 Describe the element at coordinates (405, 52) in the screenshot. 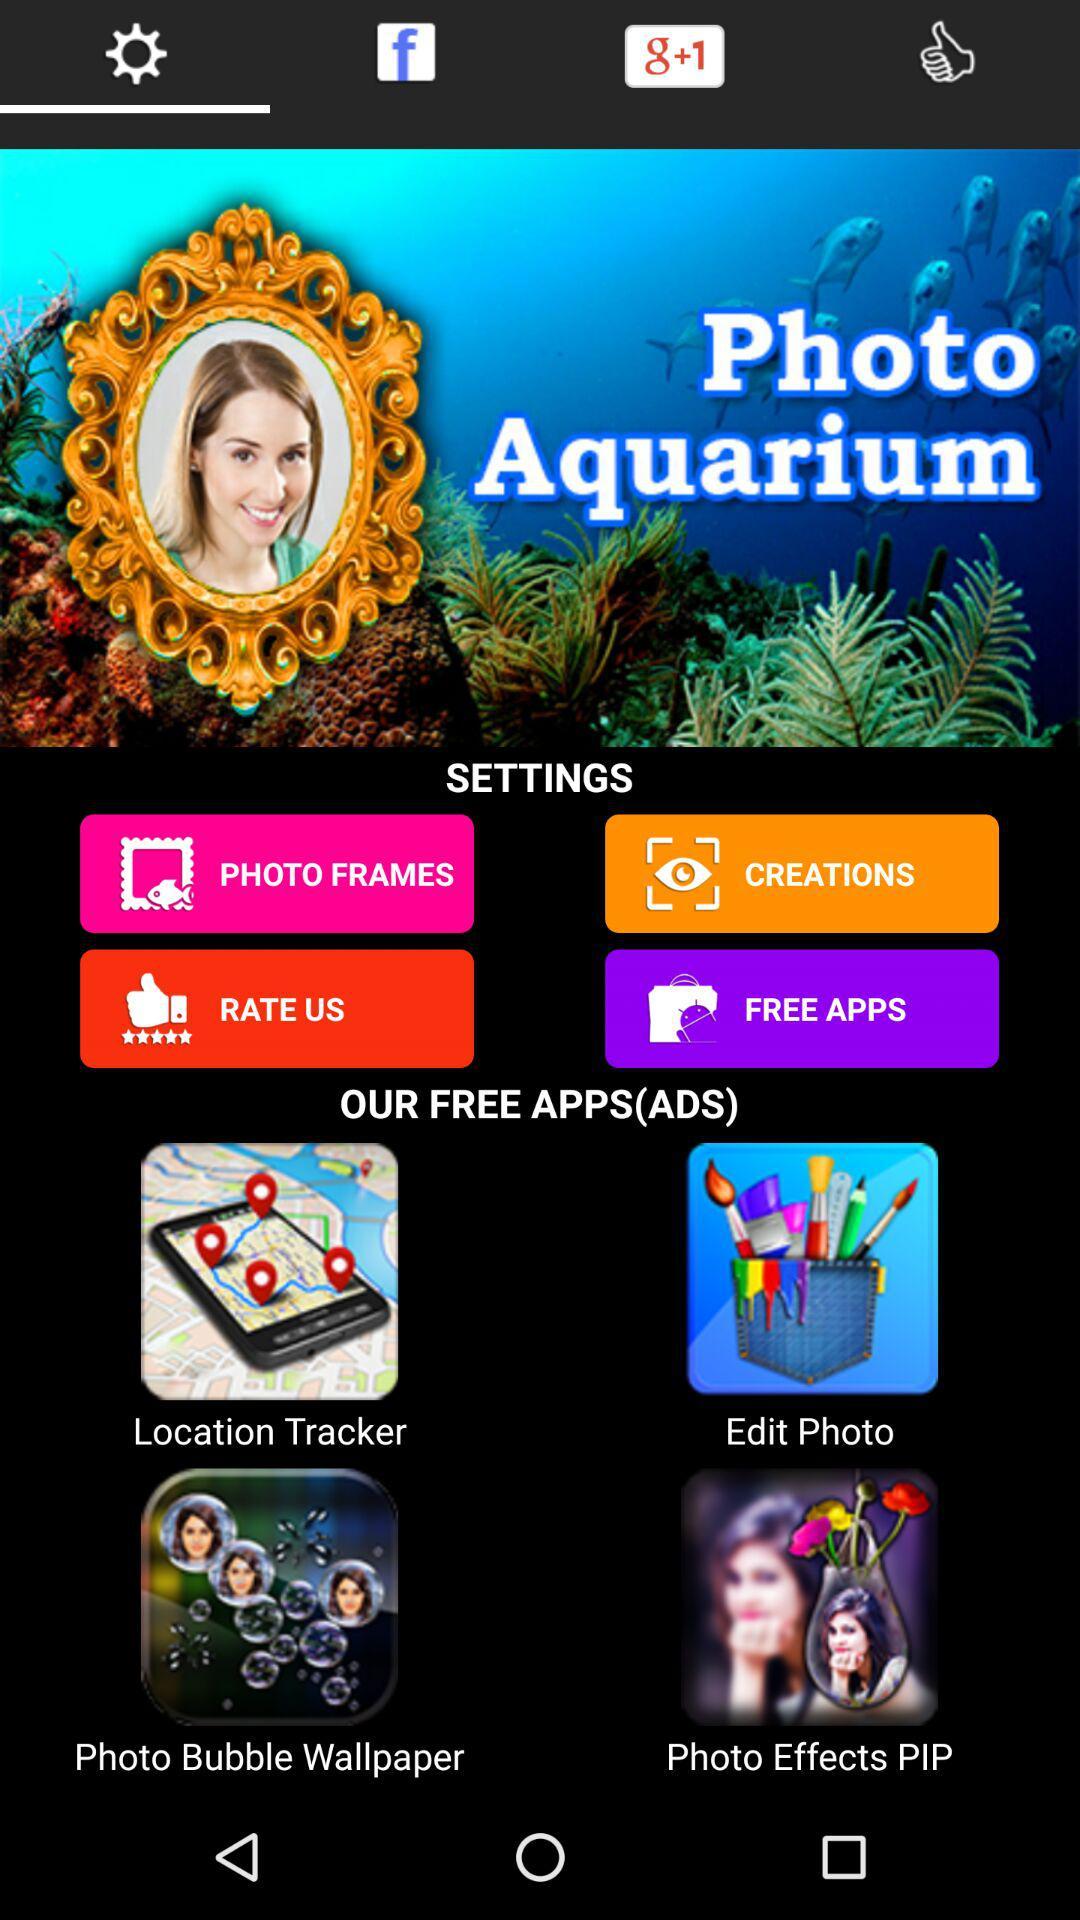

I see `facebook icon` at that location.